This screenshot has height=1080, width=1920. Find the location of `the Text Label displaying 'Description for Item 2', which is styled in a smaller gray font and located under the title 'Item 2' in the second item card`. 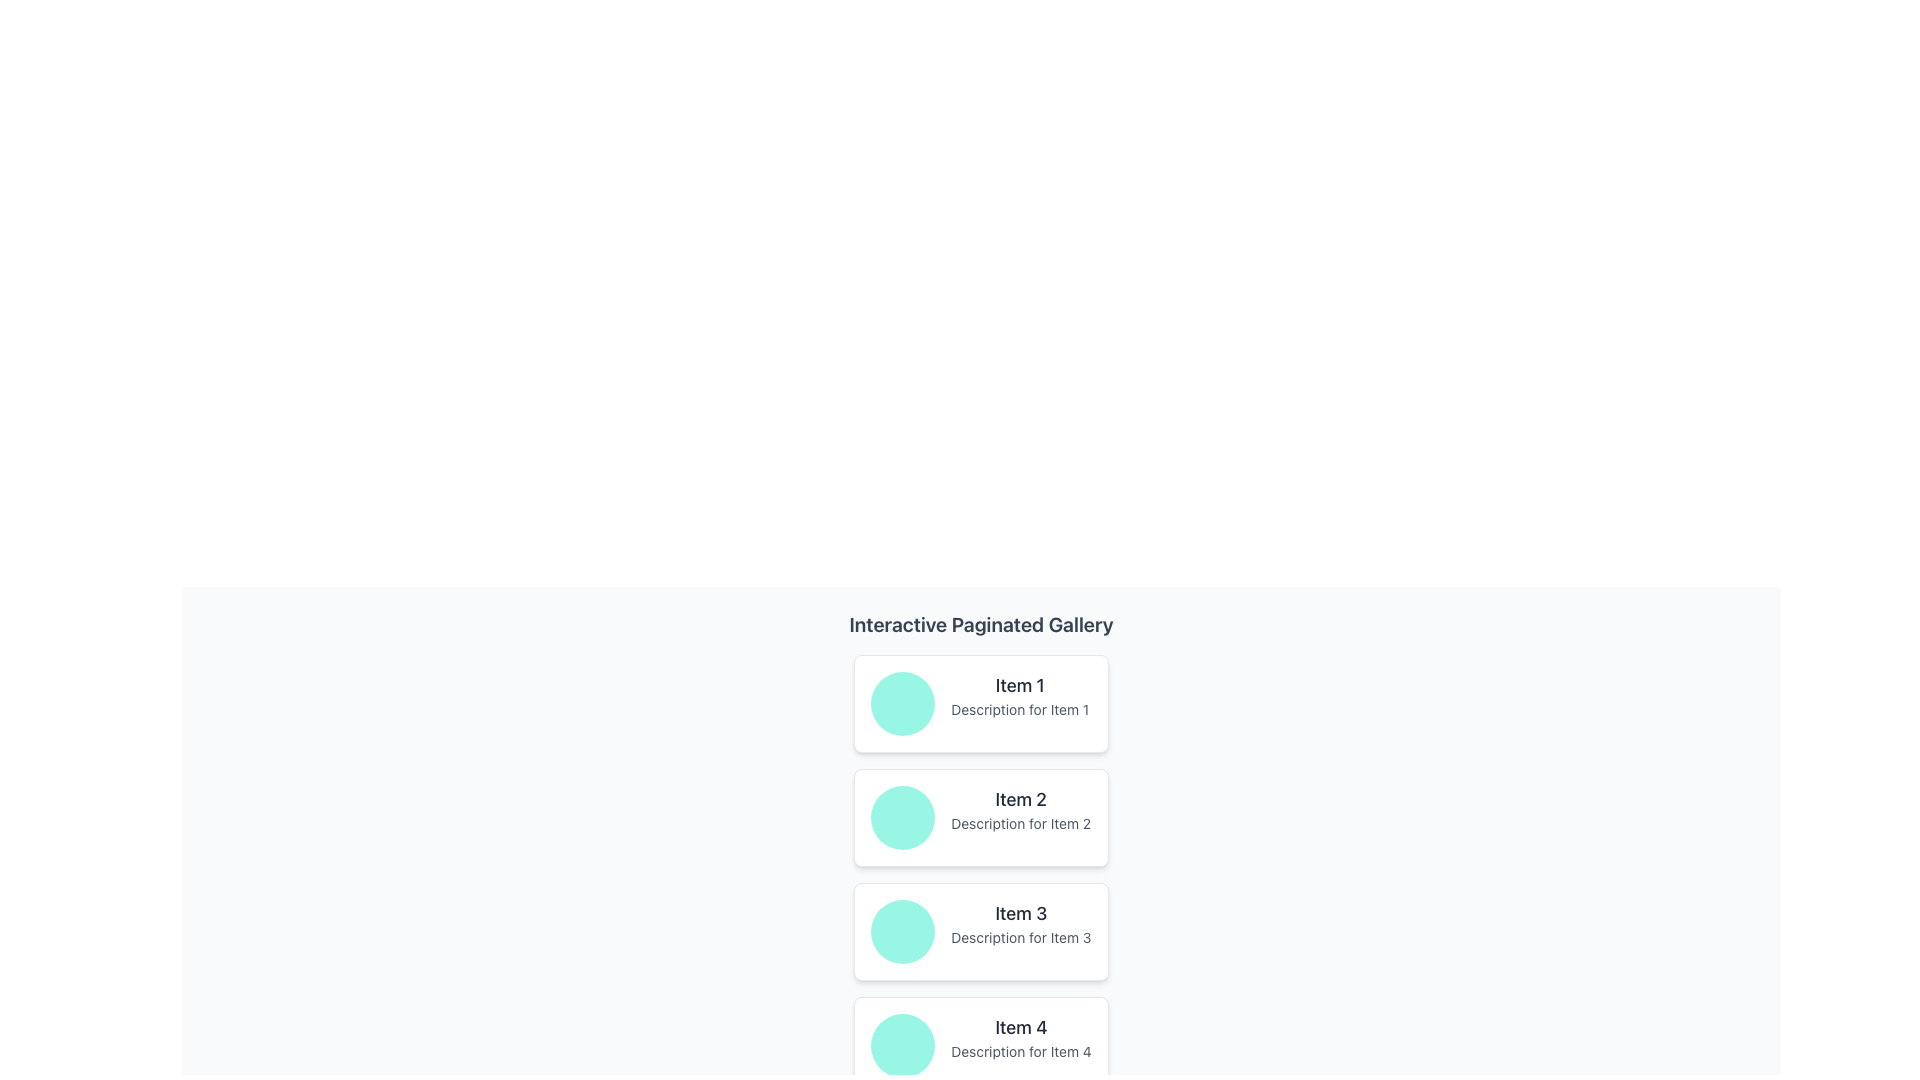

the Text Label displaying 'Description for Item 2', which is styled in a smaller gray font and located under the title 'Item 2' in the second item card is located at coordinates (1021, 824).